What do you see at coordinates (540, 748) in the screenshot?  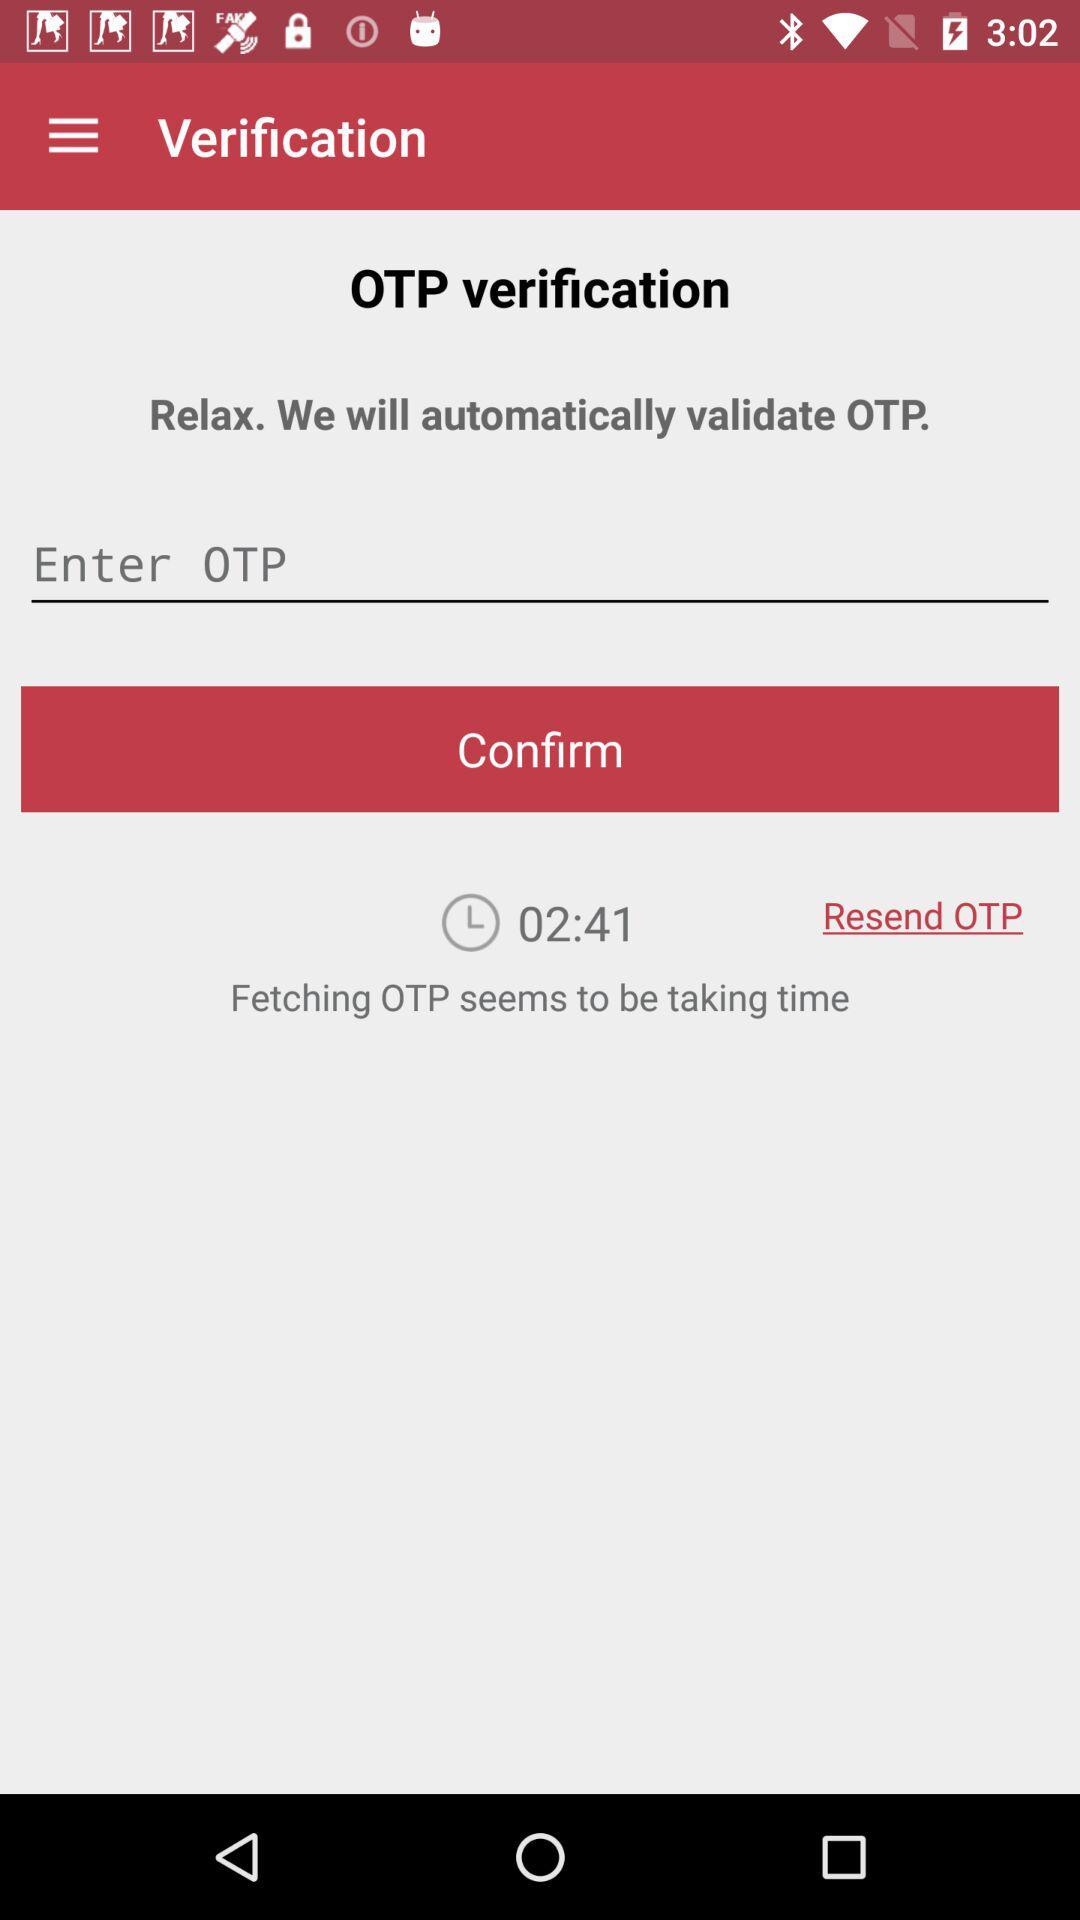 I see `the icon above  resend otp  icon` at bounding box center [540, 748].